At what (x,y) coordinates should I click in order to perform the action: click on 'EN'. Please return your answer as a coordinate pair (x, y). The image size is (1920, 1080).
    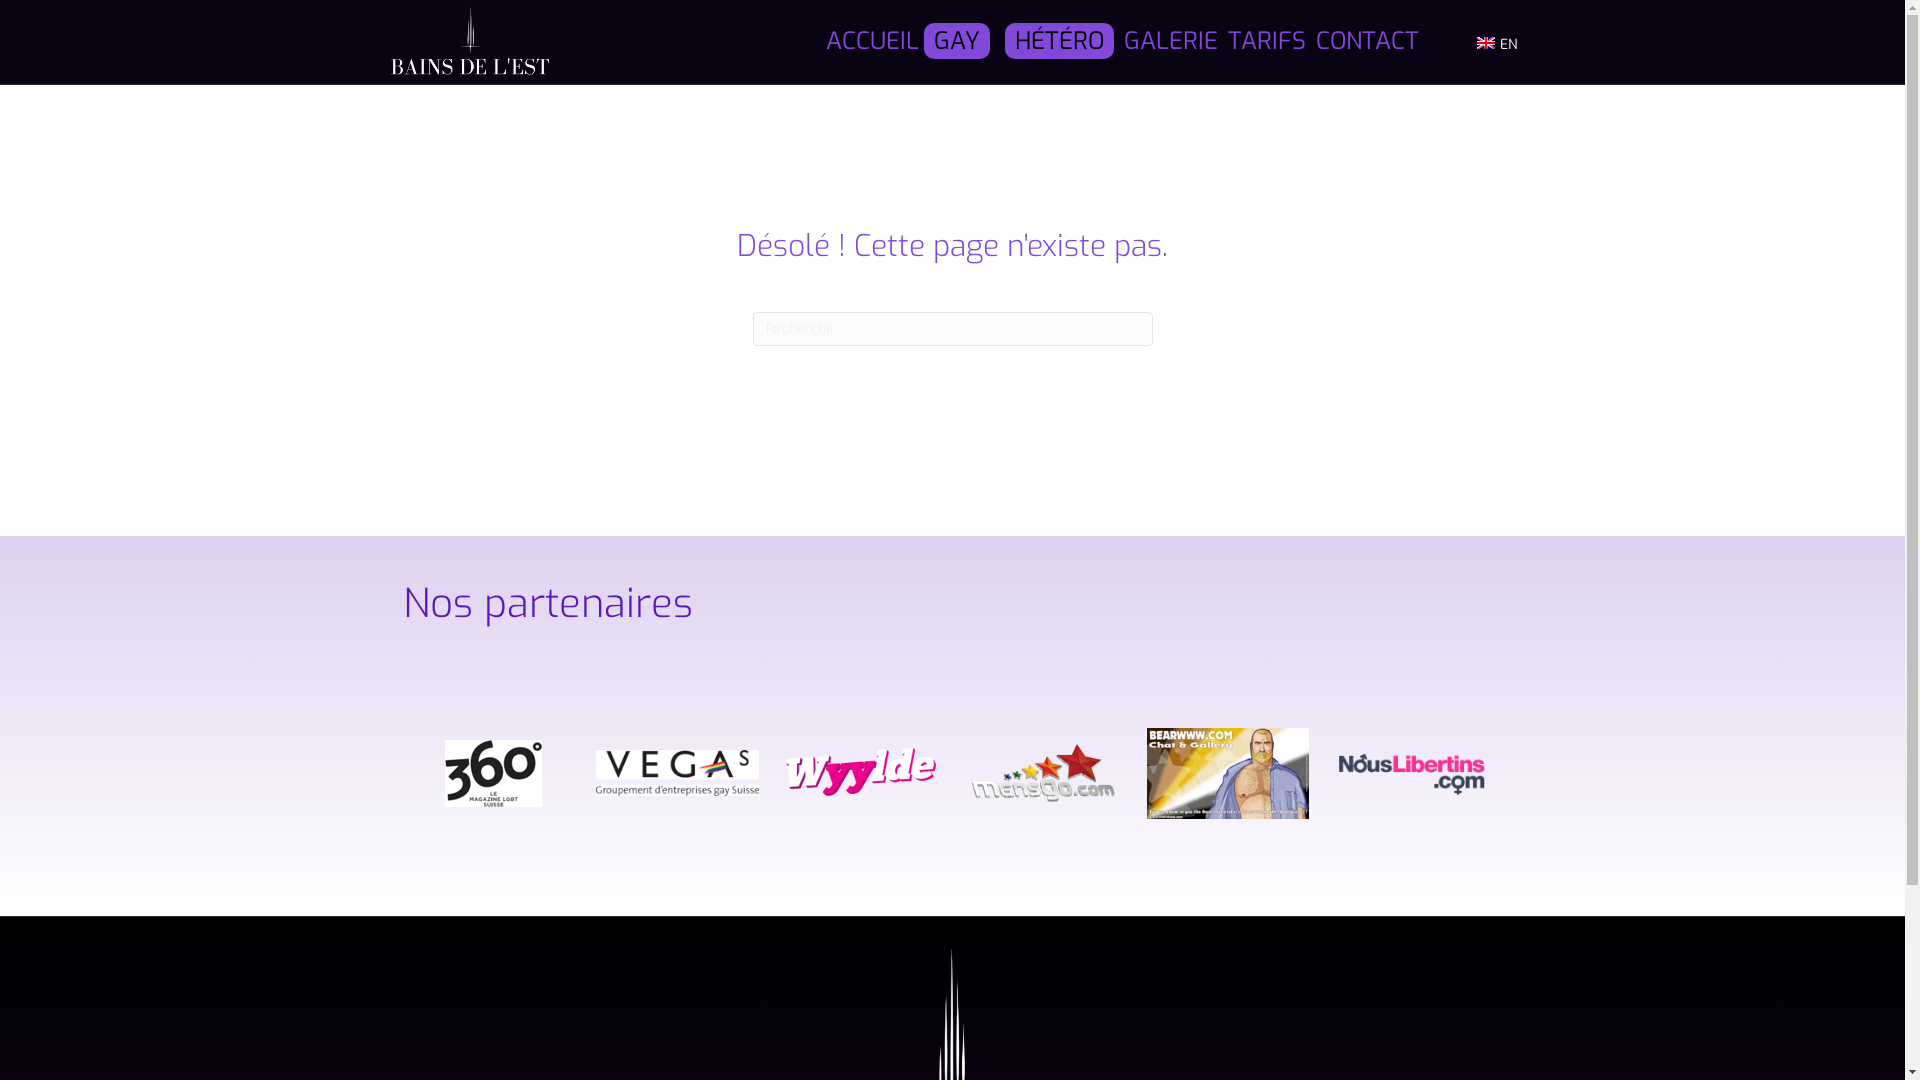
    Looking at the image, I should click on (1497, 42).